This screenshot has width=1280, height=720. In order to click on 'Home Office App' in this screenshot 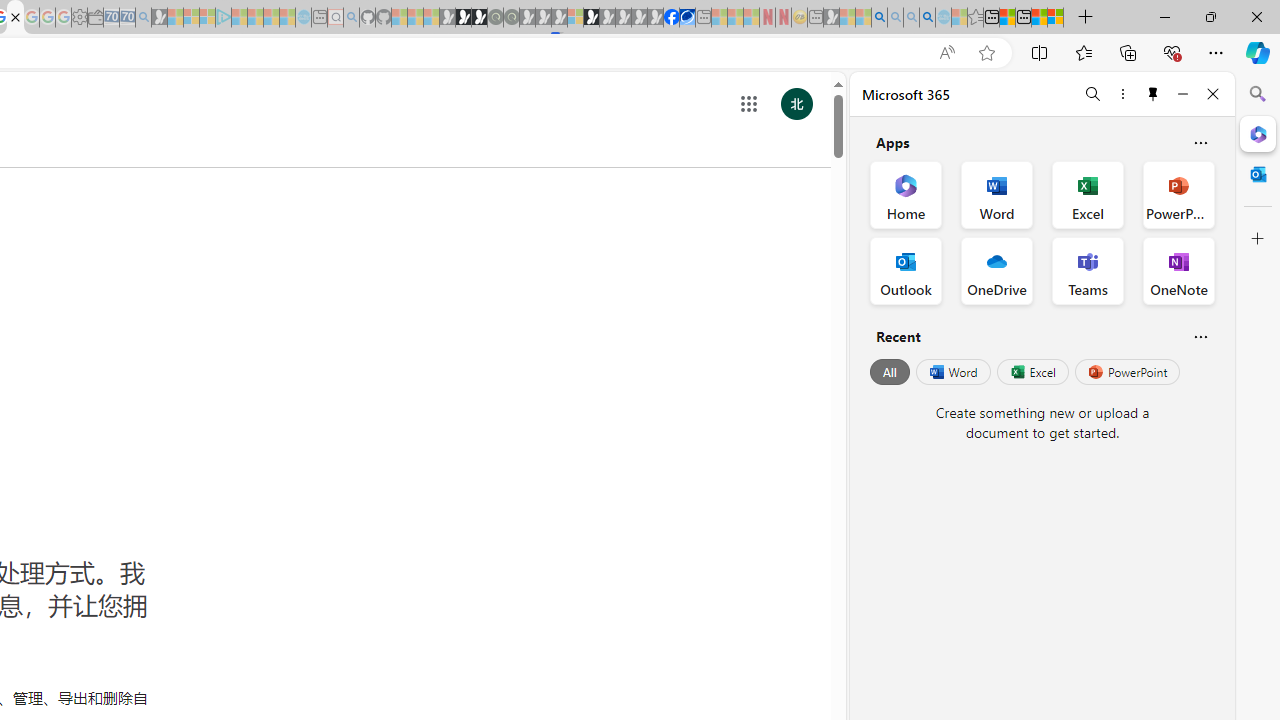, I will do `click(905, 195)`.